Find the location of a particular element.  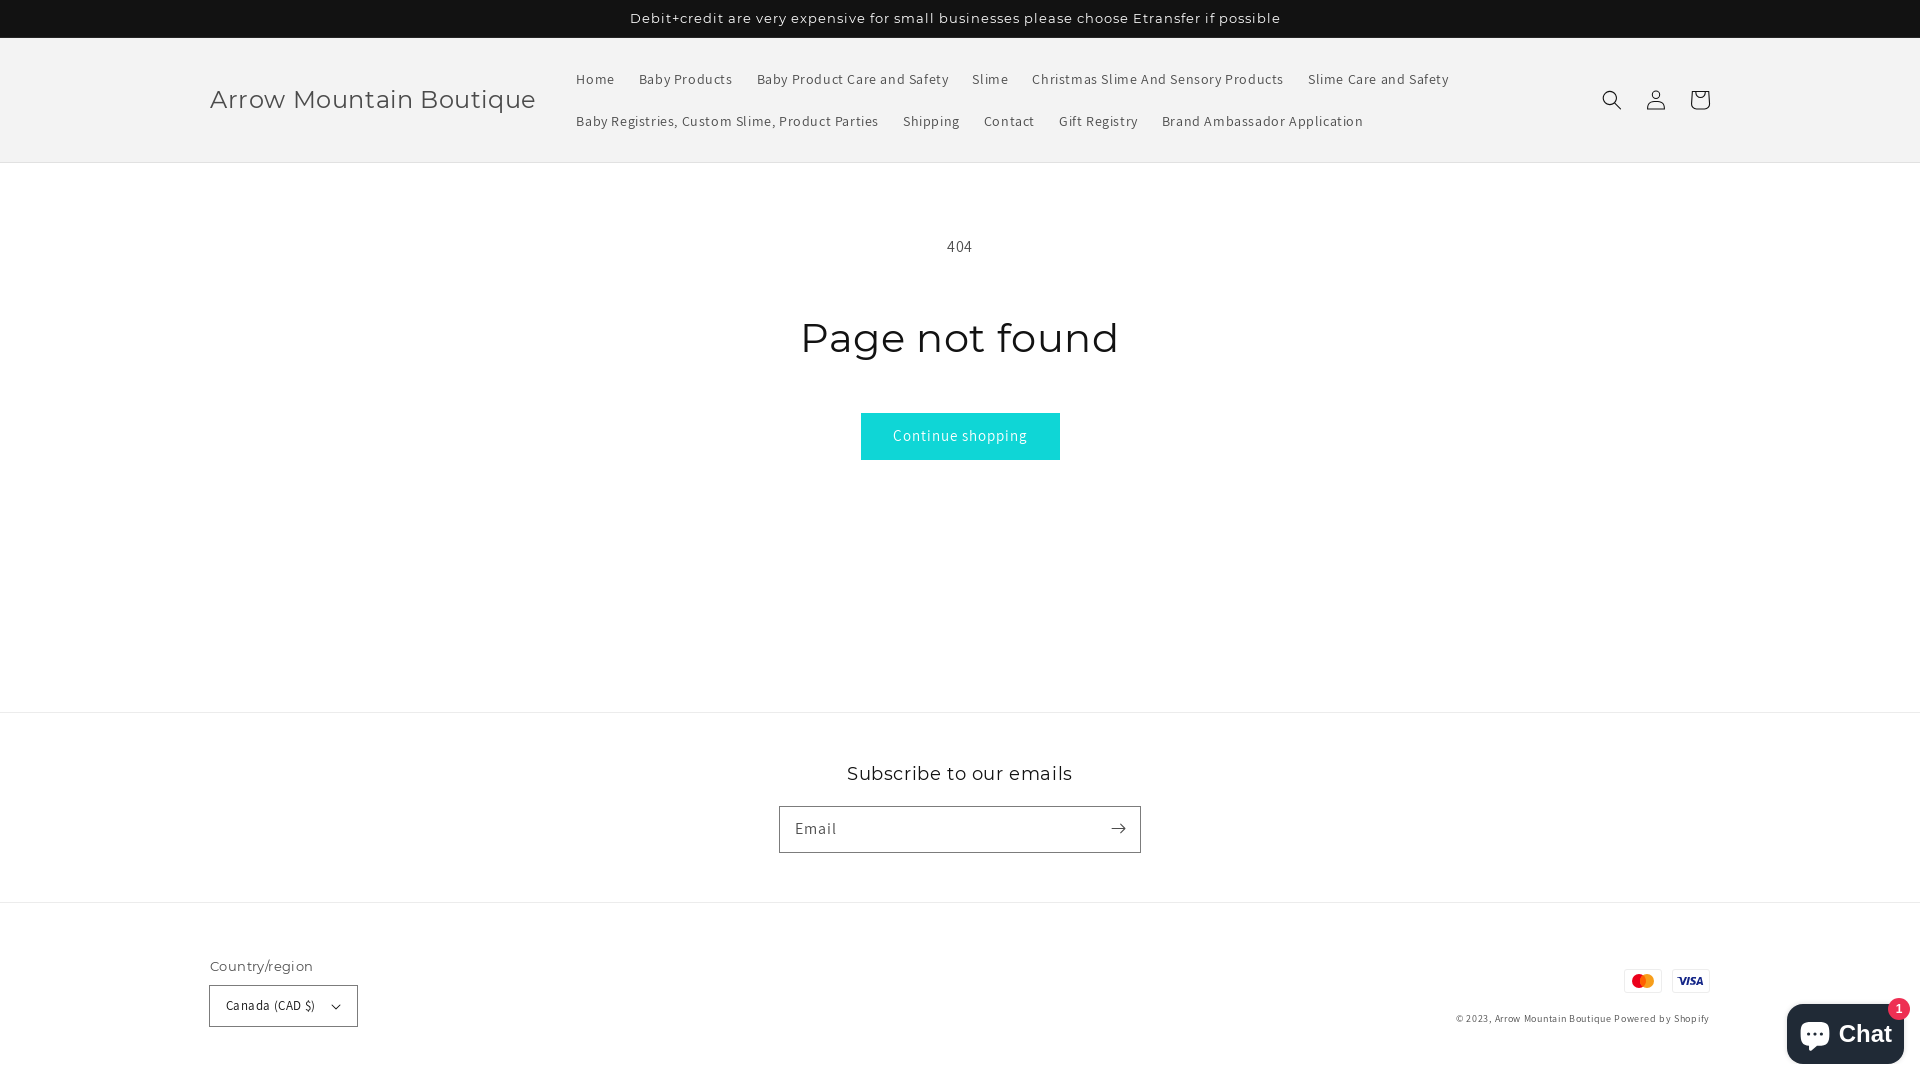

'Log in' is located at coordinates (1633, 100).